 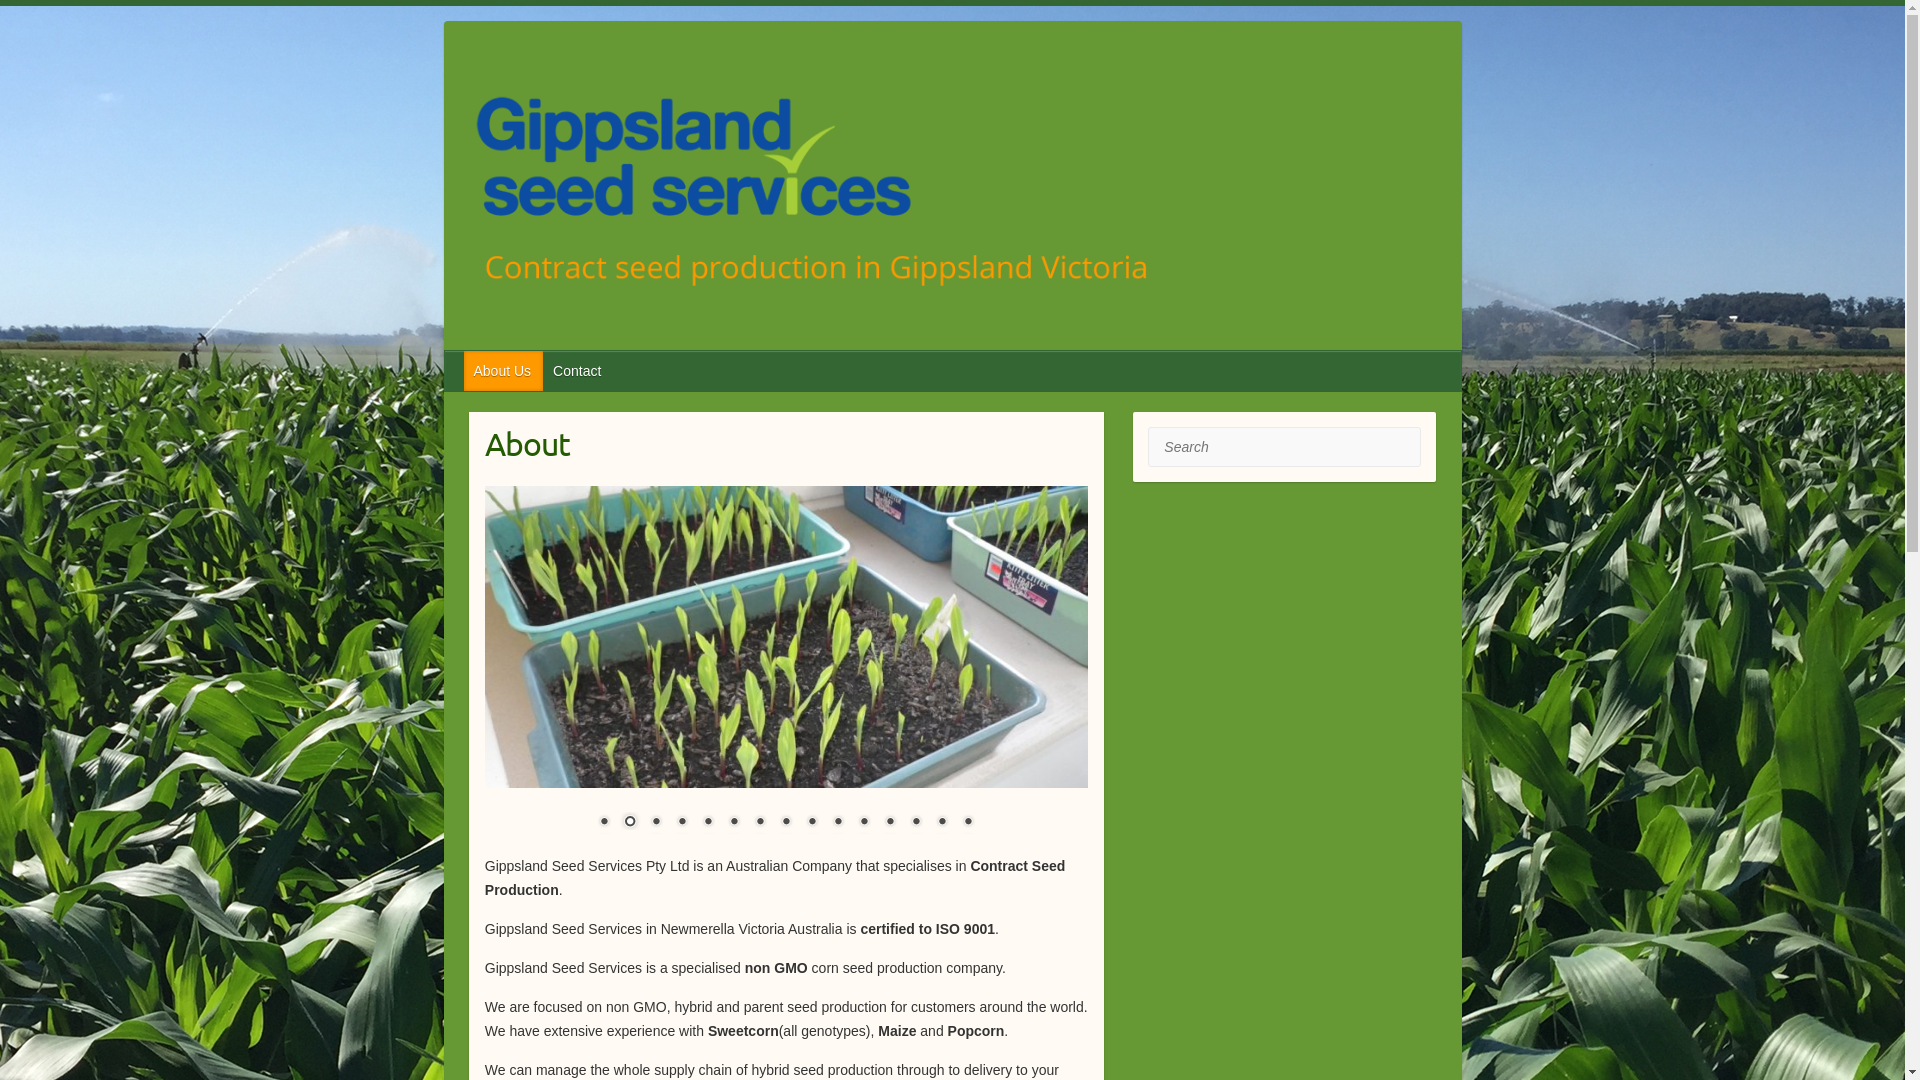 I want to click on '12', so click(x=888, y=822).